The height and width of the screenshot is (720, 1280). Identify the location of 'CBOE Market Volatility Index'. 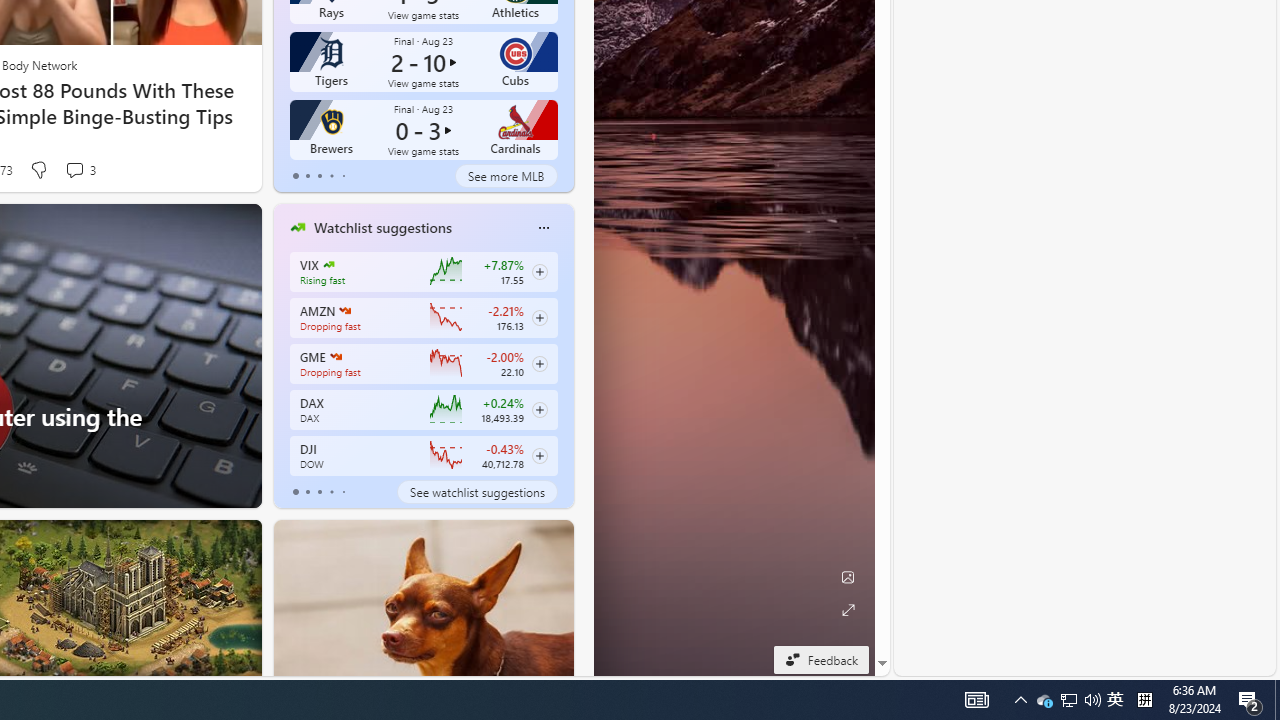
(328, 263).